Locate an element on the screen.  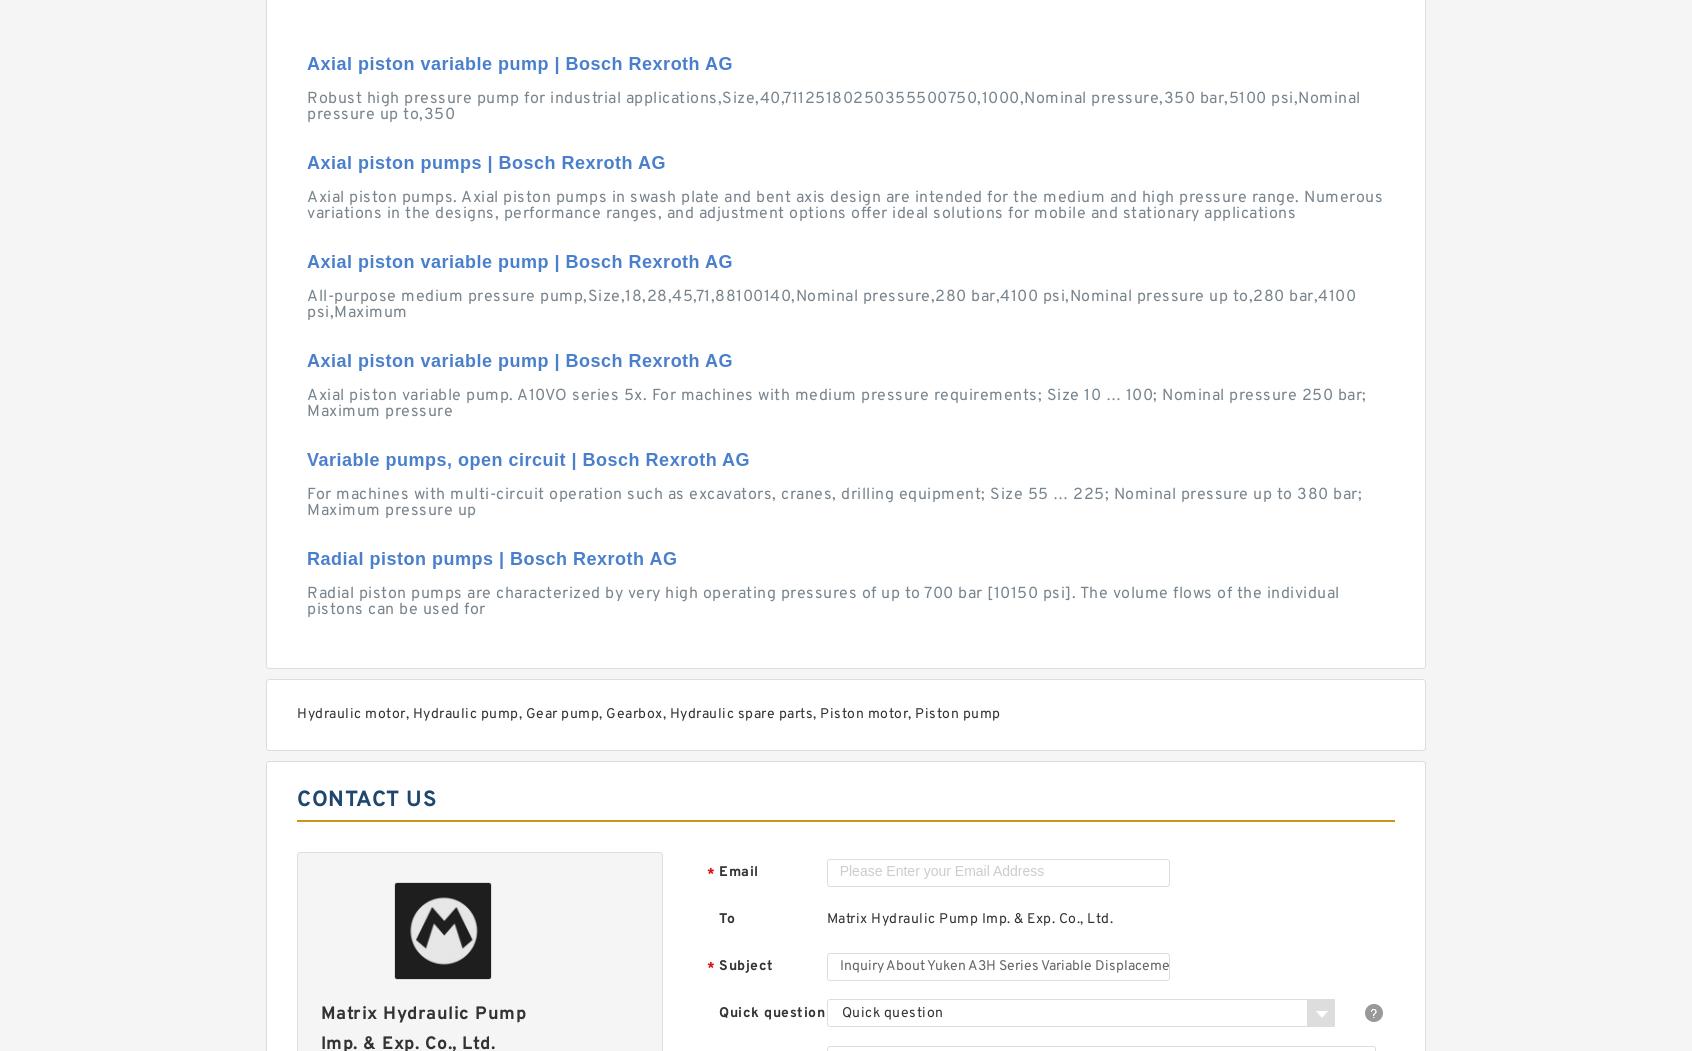
'Axial piston variable pump. A10VO series 5x. For machines with medium pressure requirements; Size 10 … 100; Nominal pressure 250 bar; Maximum pressure' is located at coordinates (305, 403).